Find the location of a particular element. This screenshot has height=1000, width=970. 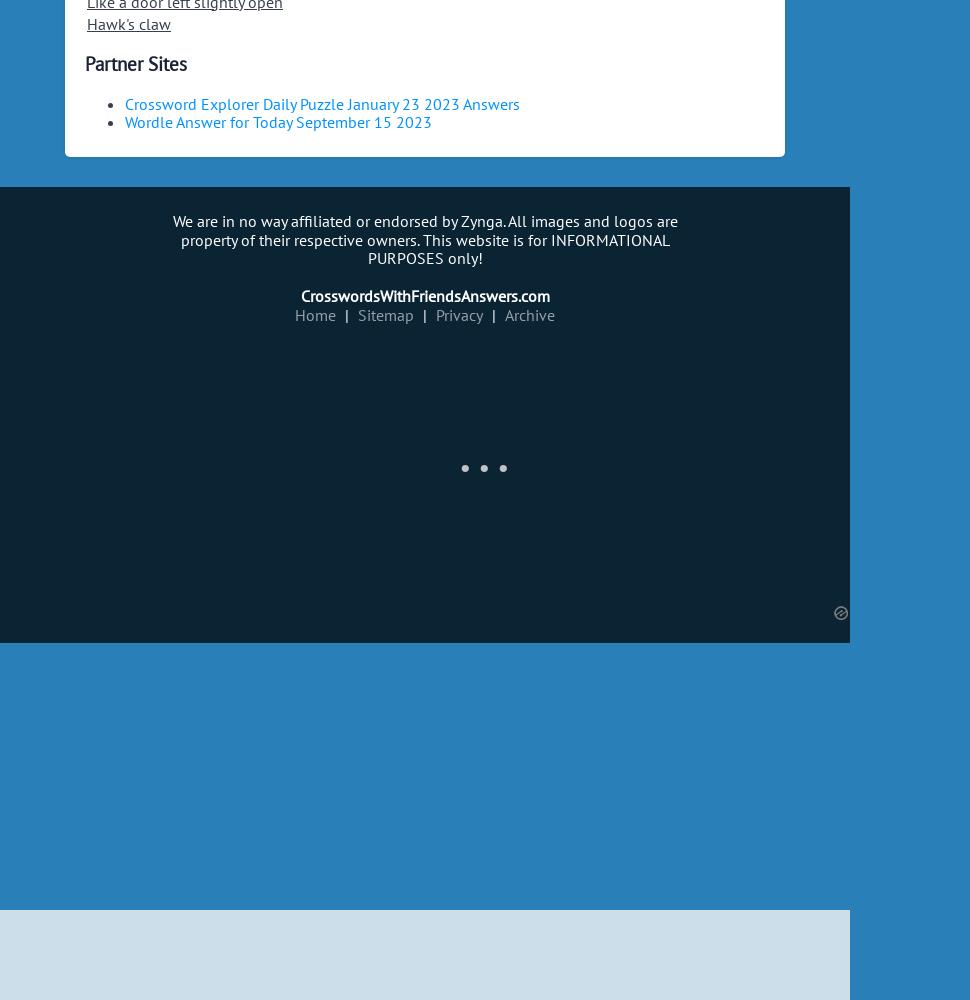

'CrosswordsWithFriendsAnswers.com' is located at coordinates (424, 296).